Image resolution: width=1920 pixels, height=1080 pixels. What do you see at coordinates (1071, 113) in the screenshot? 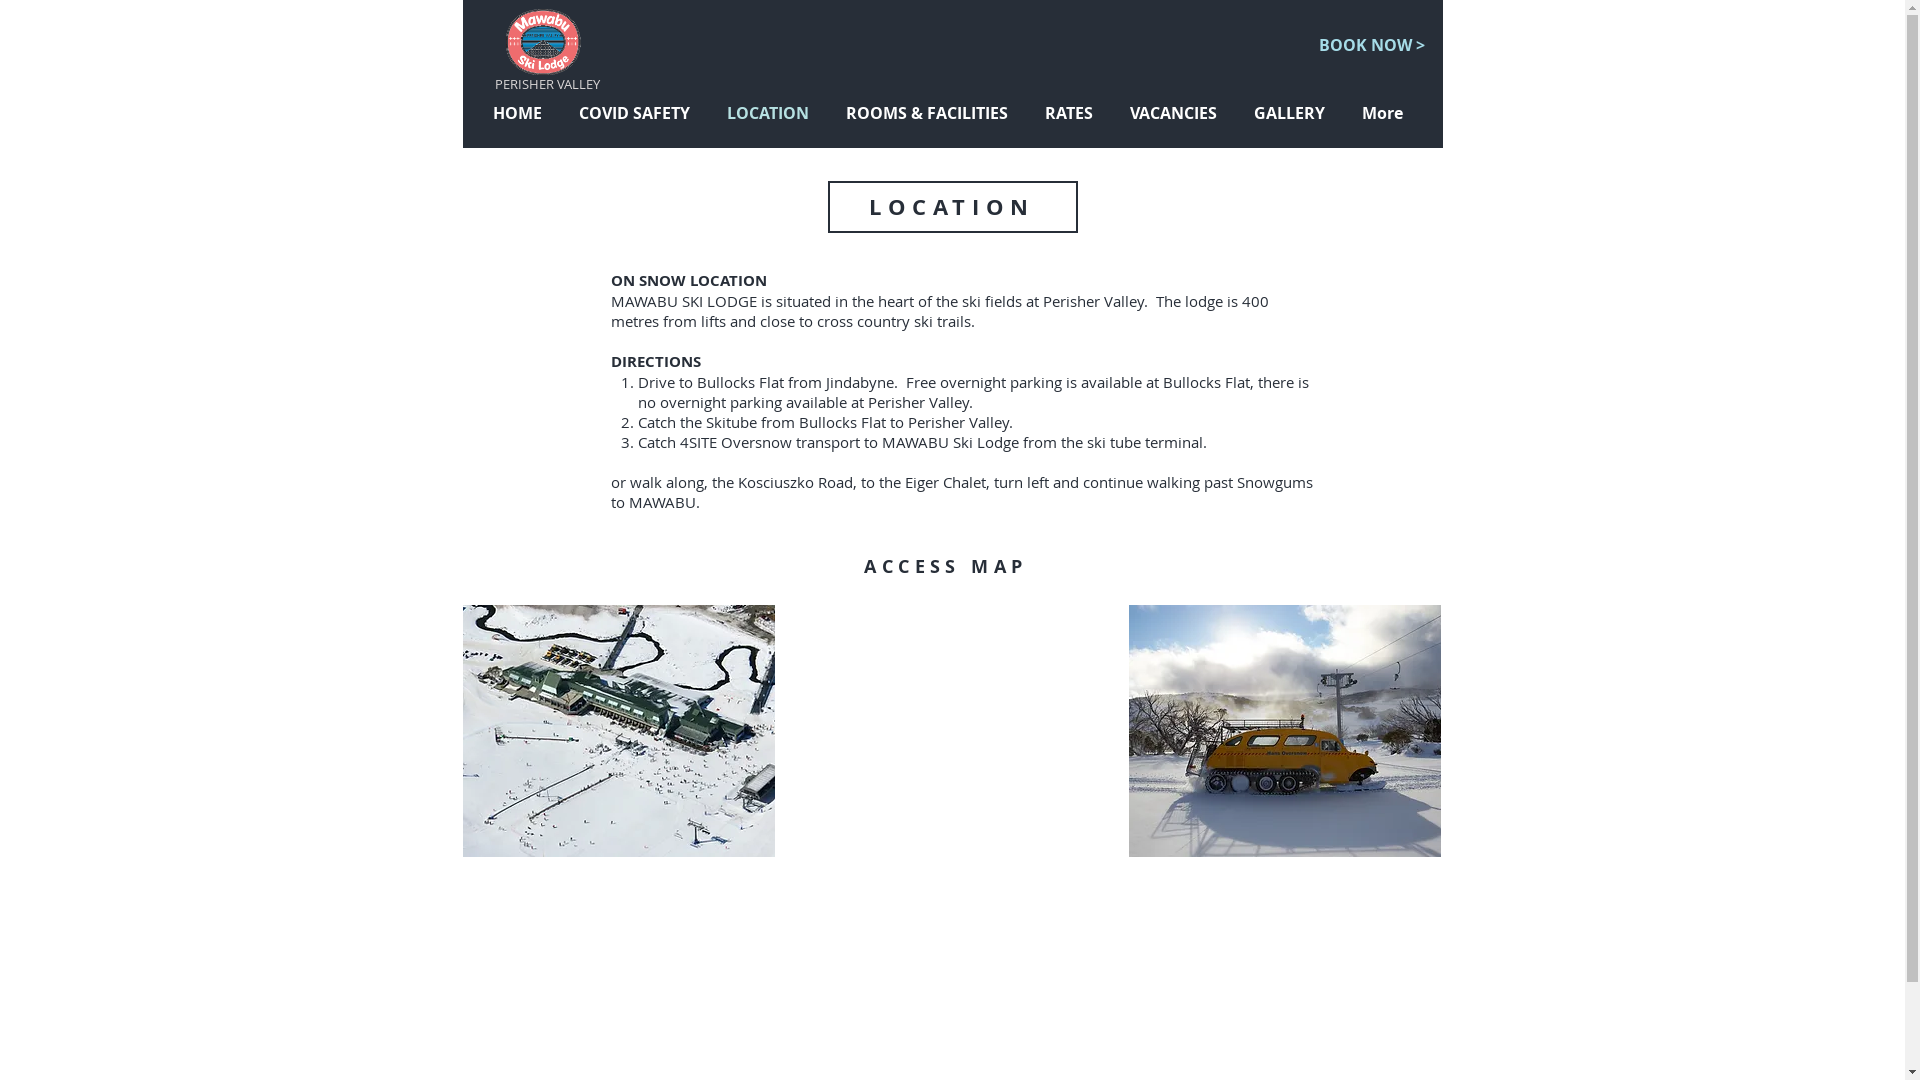
I see `'RATES'` at bounding box center [1071, 113].